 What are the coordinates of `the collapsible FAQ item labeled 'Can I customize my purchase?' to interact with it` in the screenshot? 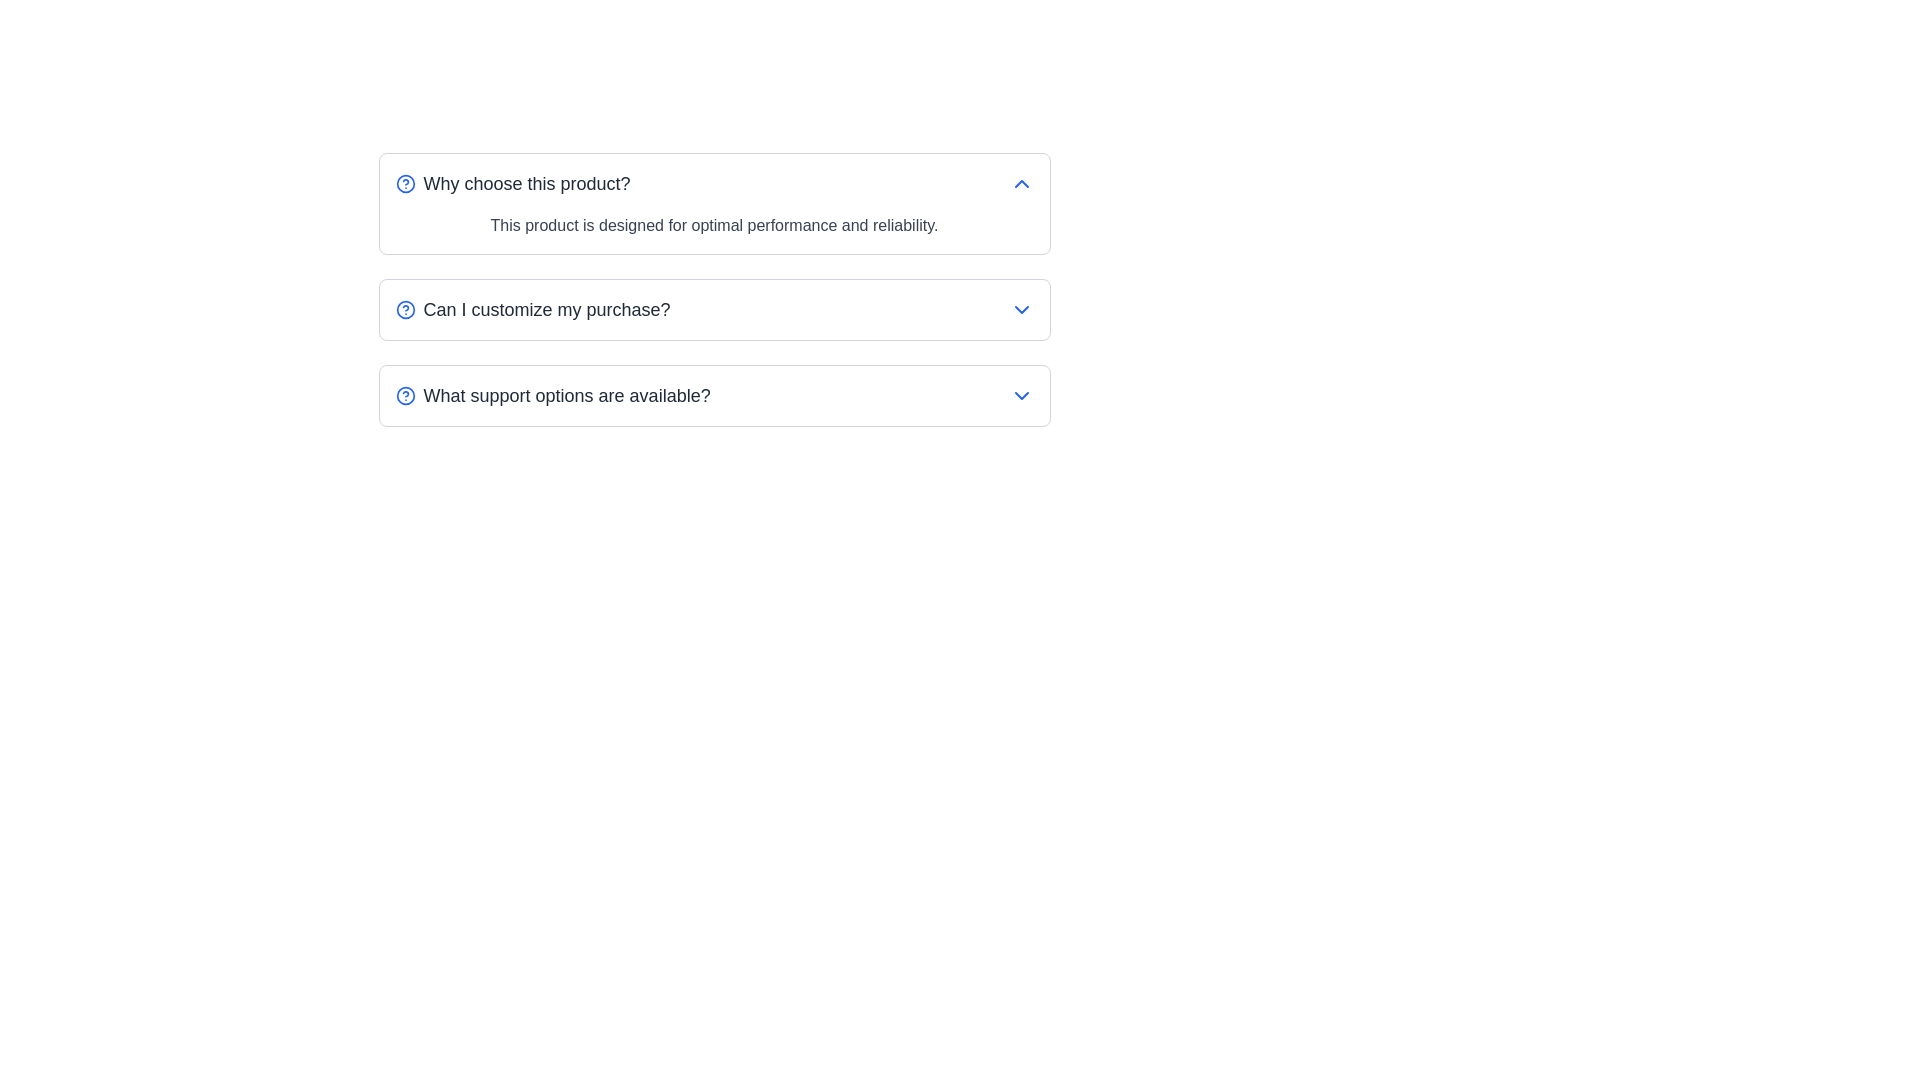 It's located at (714, 289).